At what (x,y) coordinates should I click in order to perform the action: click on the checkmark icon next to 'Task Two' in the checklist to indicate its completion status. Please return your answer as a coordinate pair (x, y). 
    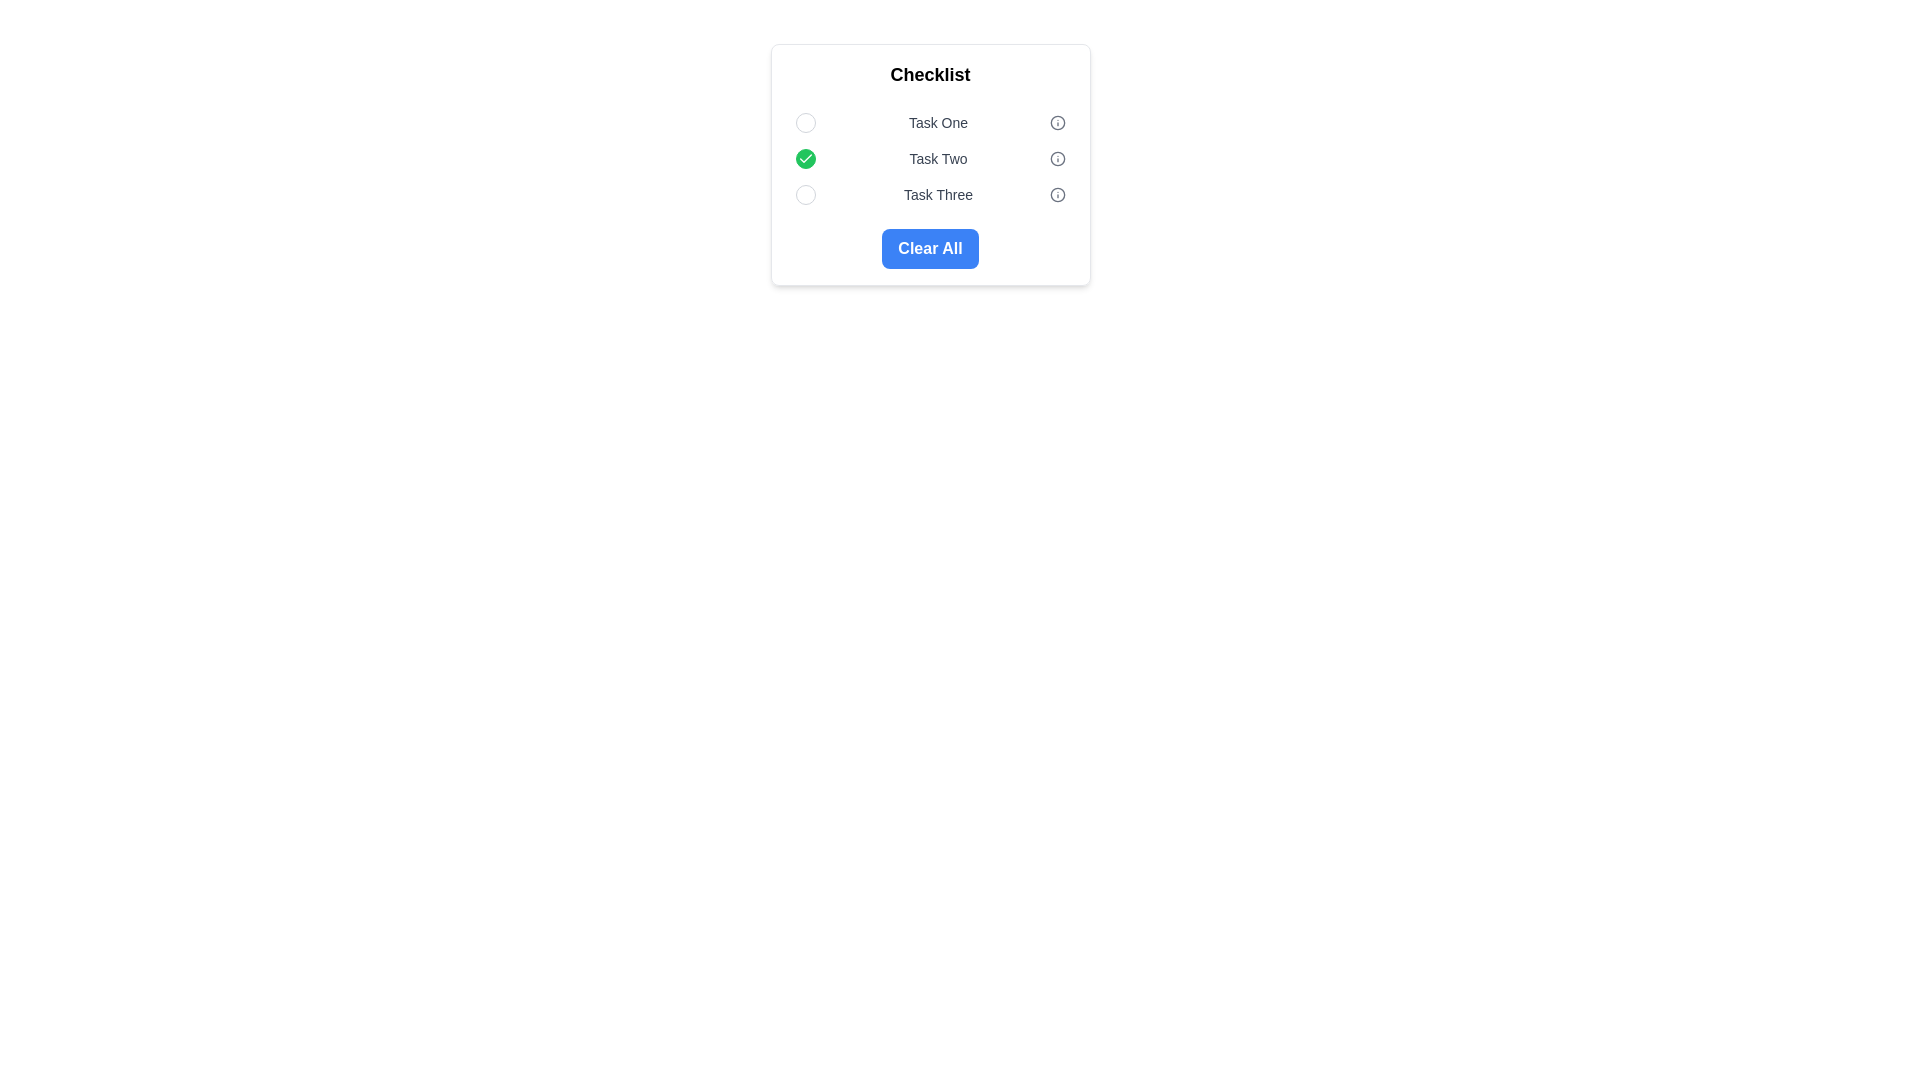
    Looking at the image, I should click on (805, 157).